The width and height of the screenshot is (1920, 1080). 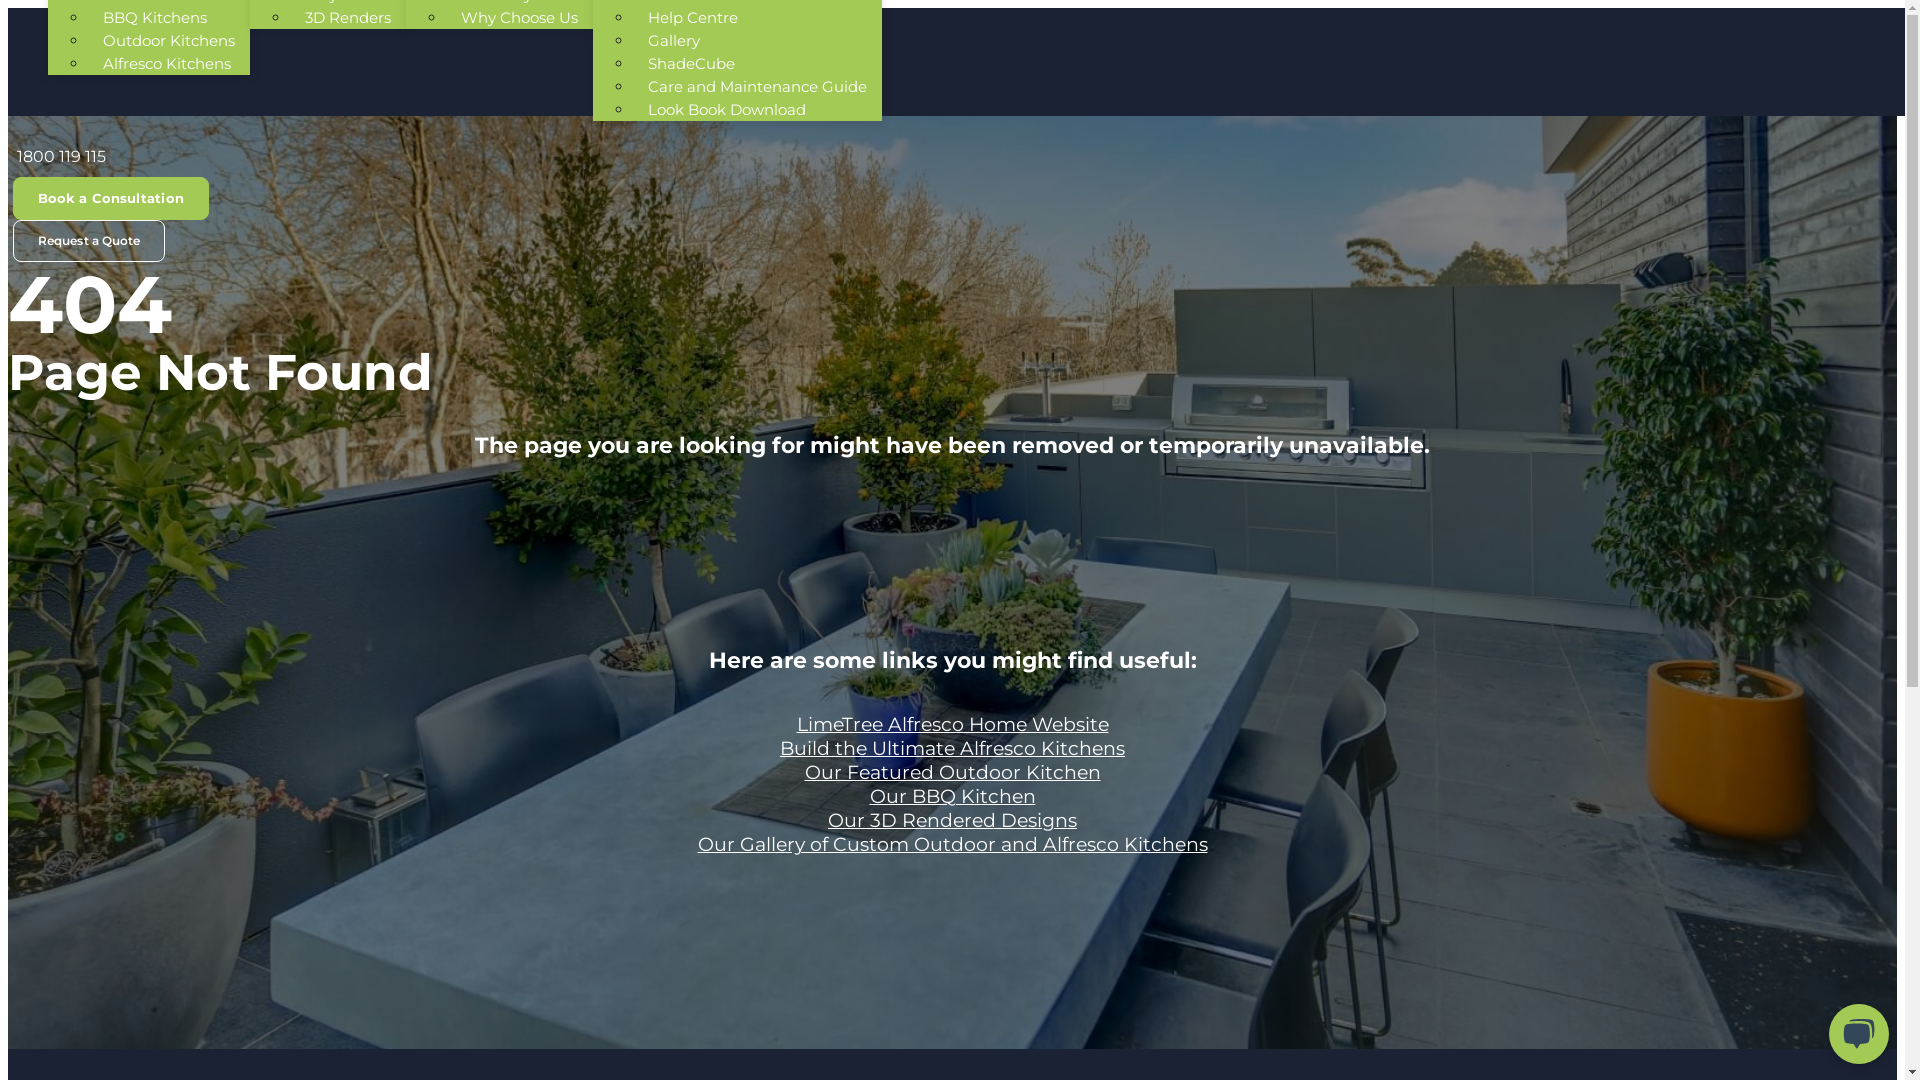 What do you see at coordinates (691, 62) in the screenshot?
I see `'ShadeCube'` at bounding box center [691, 62].